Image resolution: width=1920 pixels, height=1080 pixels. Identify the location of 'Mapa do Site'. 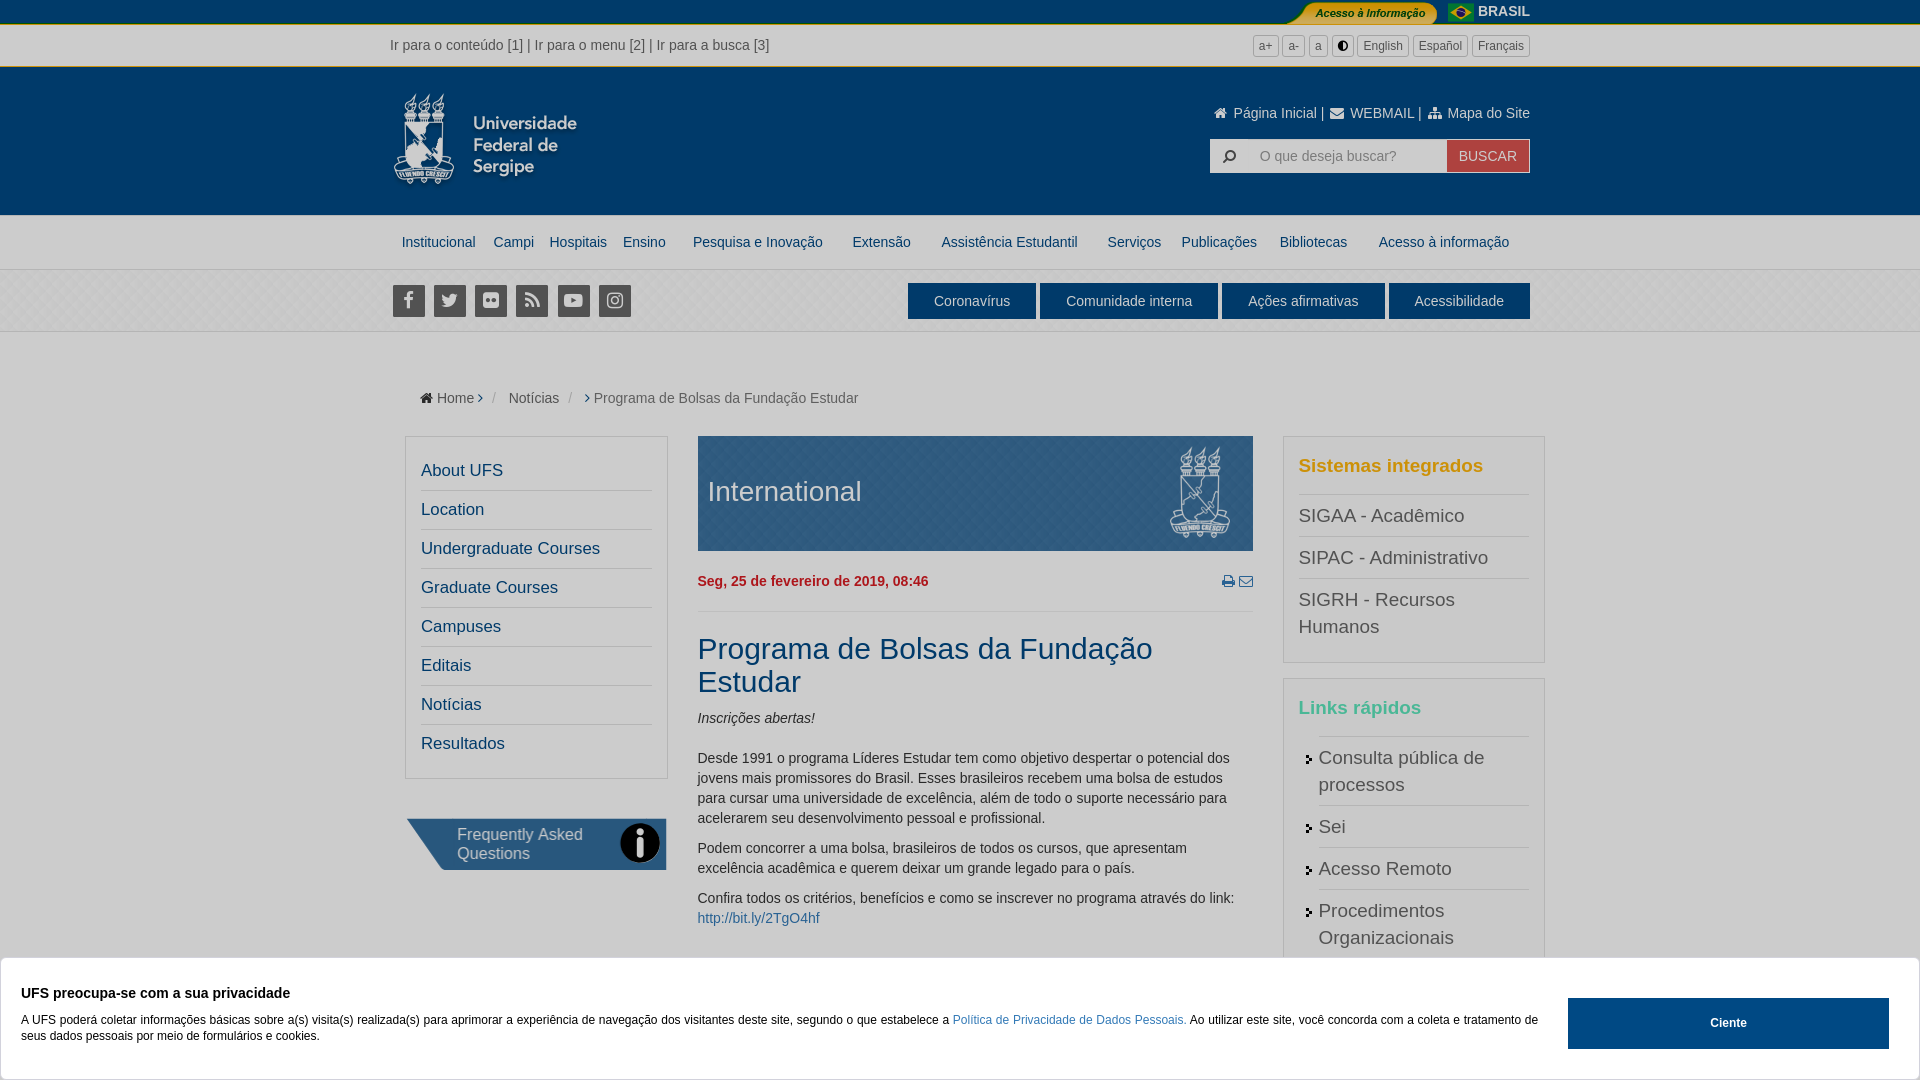
(1478, 112).